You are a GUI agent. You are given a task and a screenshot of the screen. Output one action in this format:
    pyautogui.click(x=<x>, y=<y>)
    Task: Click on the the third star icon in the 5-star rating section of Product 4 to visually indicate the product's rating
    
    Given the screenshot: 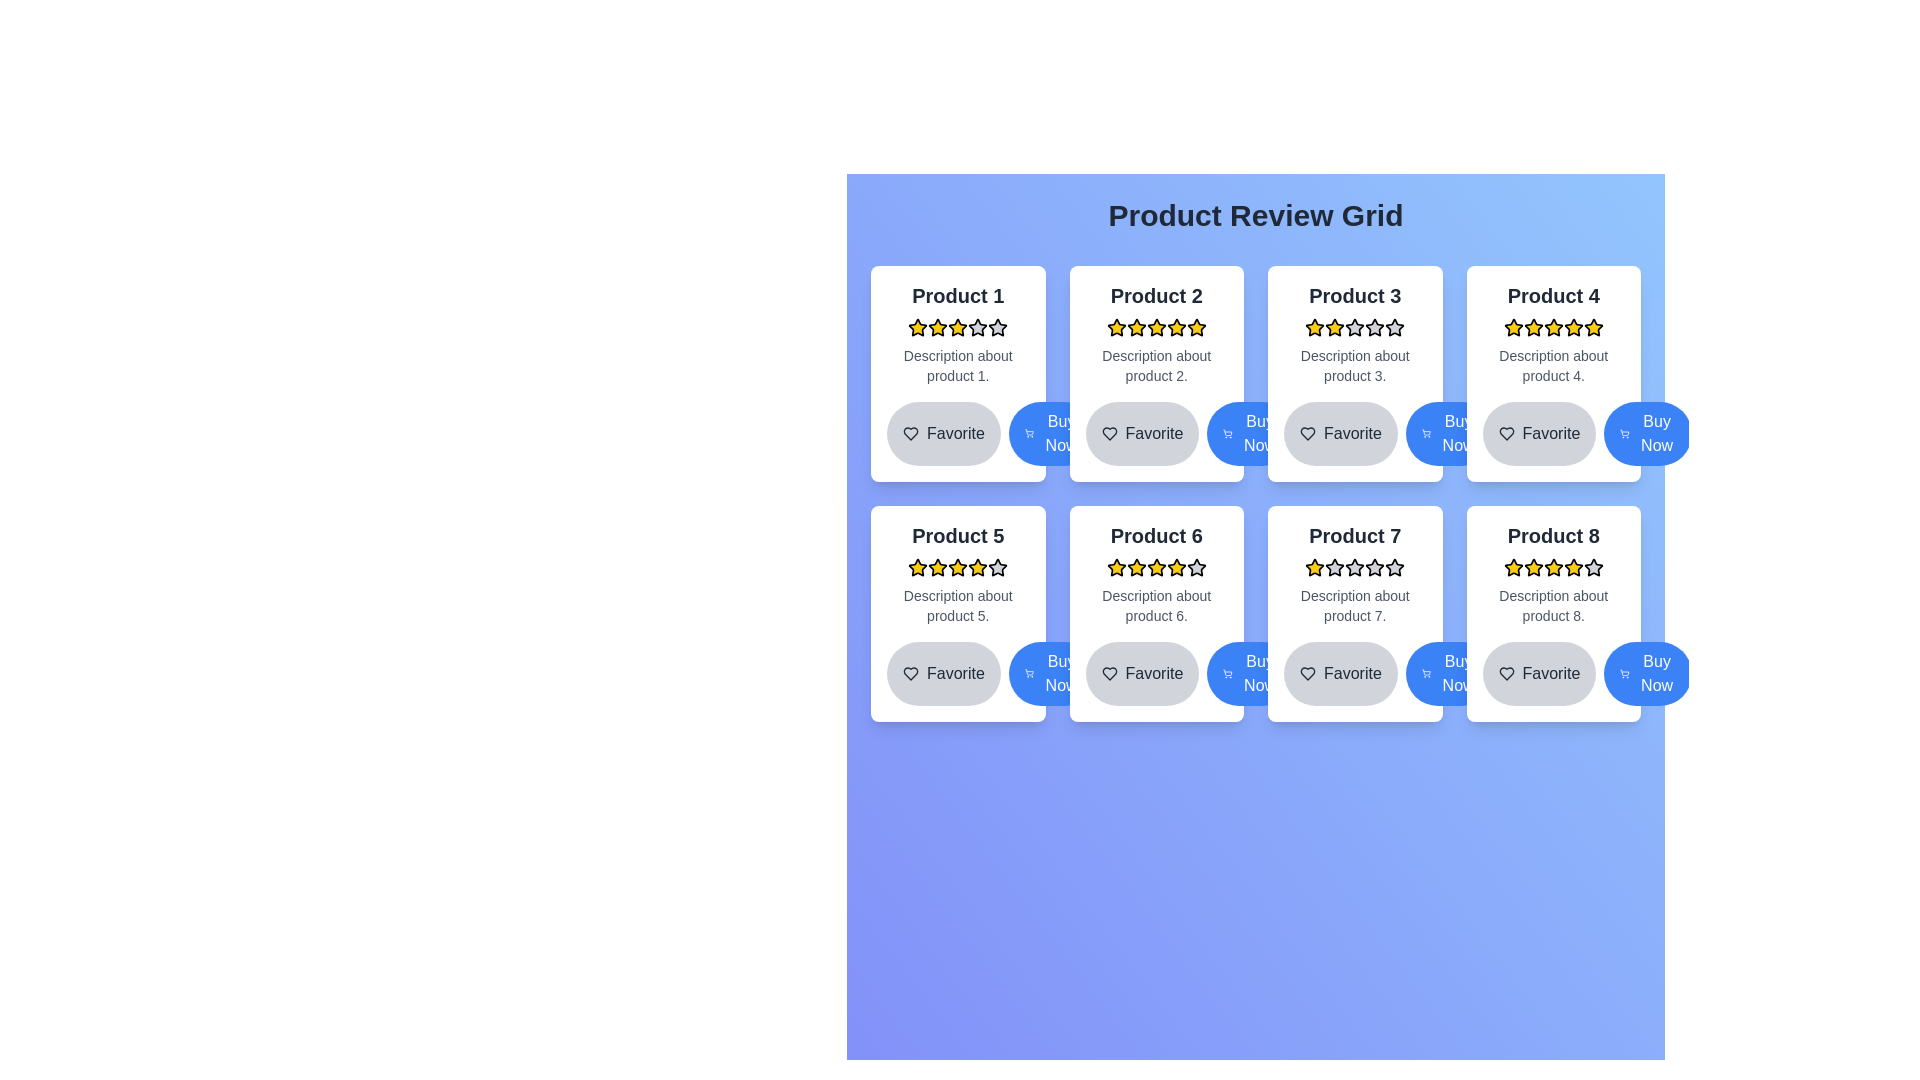 What is the action you would take?
    pyautogui.click(x=1532, y=326)
    